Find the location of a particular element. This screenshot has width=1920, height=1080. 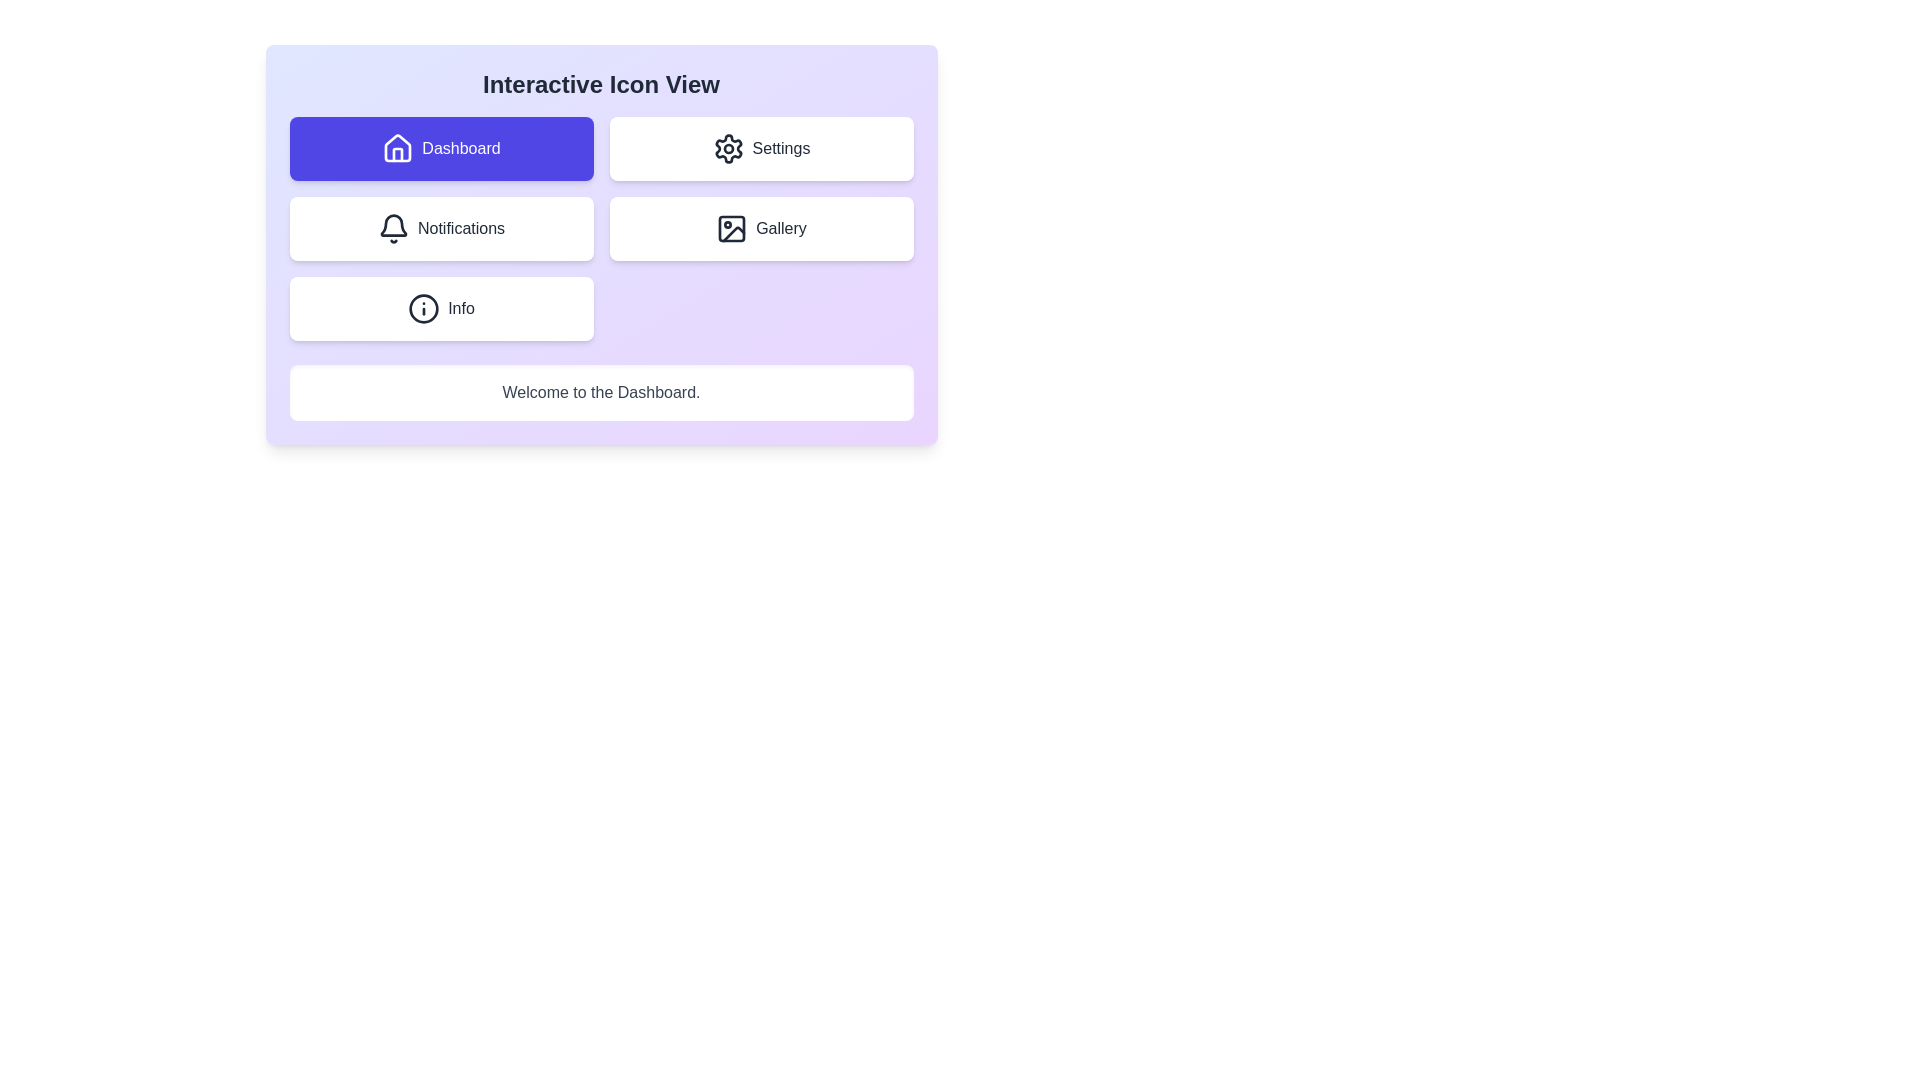

the 'Info' text label which is styled with a medium font weight and located in the lower-left section of the interface, next to an information icon is located at coordinates (460, 308).